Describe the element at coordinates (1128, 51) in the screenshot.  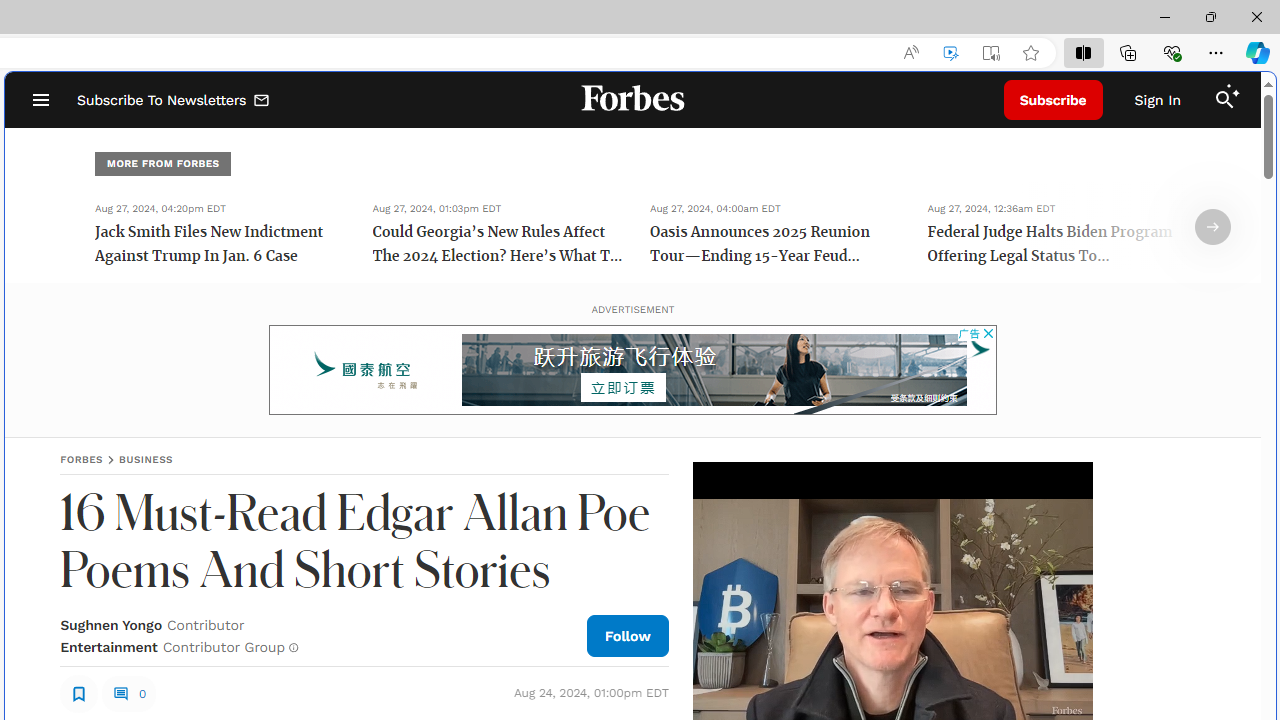
I see `'Collections'` at that location.